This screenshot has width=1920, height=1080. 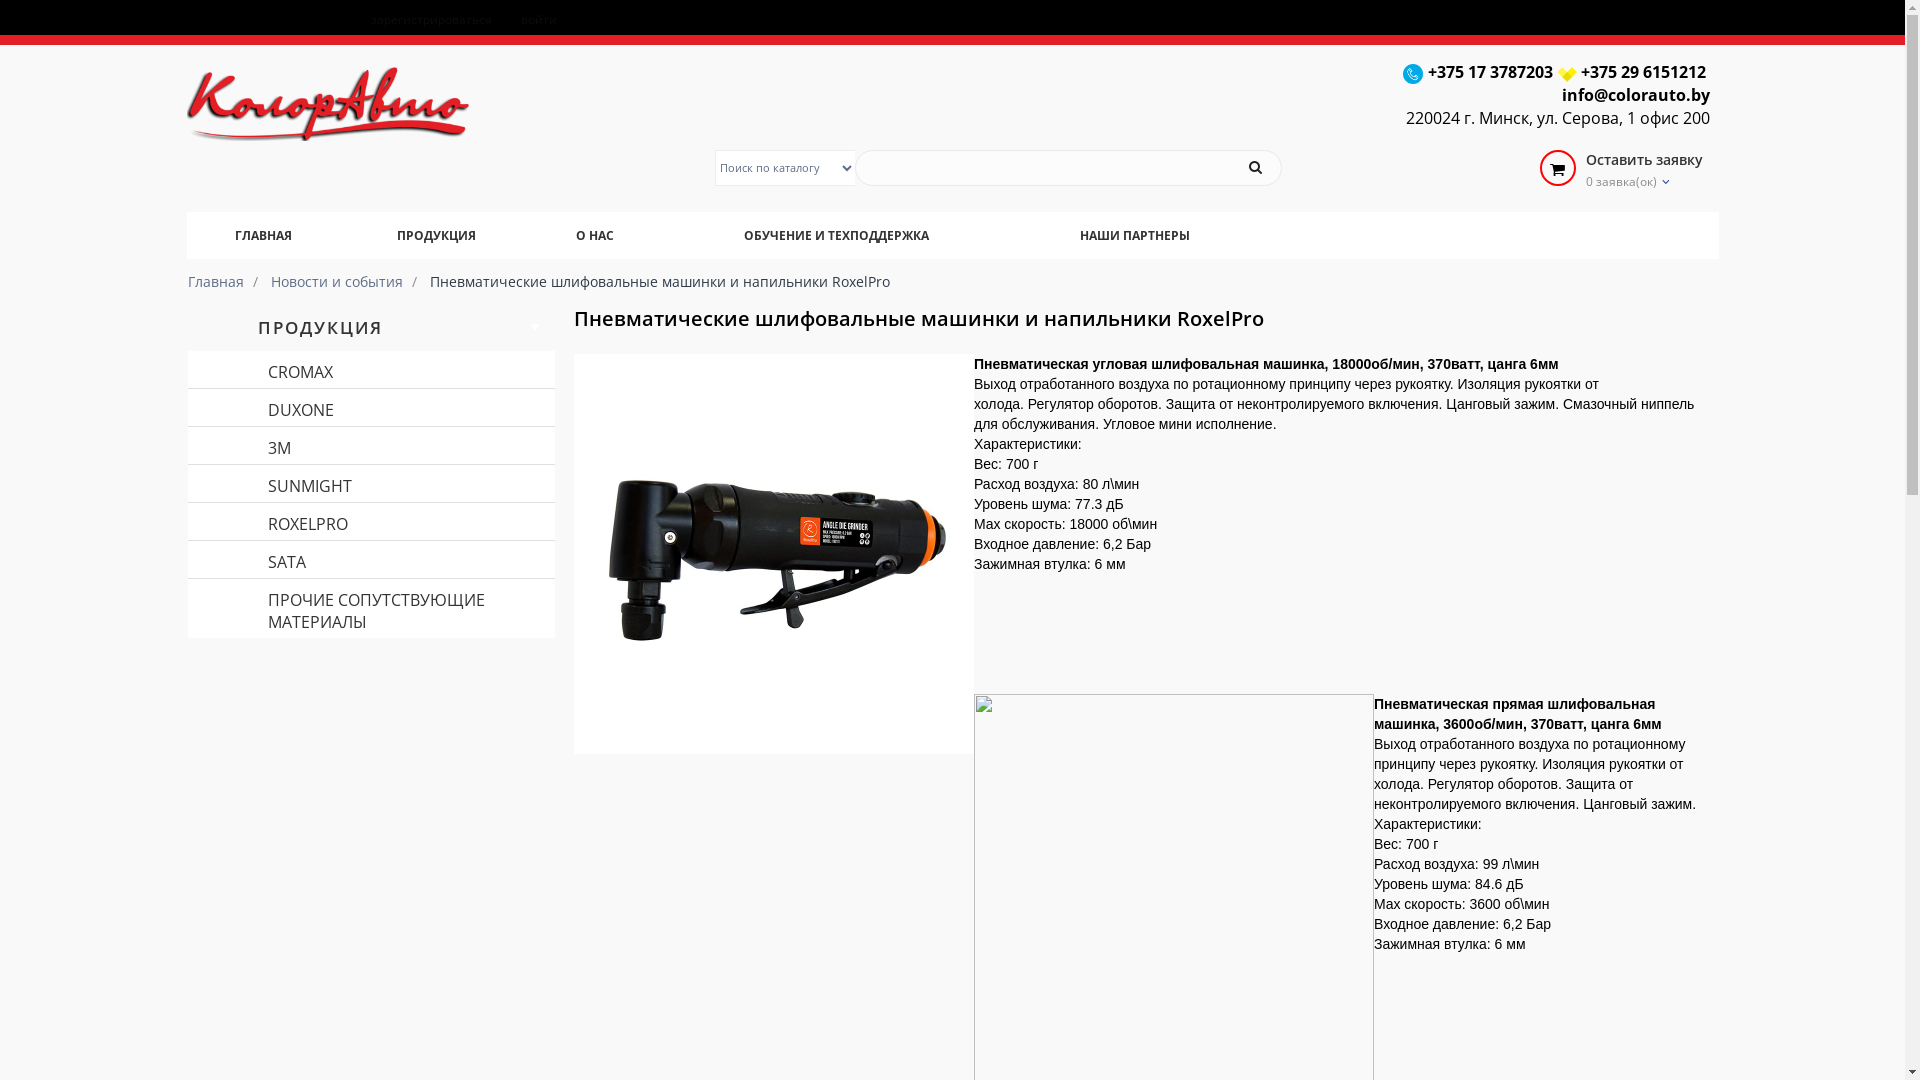 I want to click on 'info@colorauto.by', so click(x=1560, y=95).